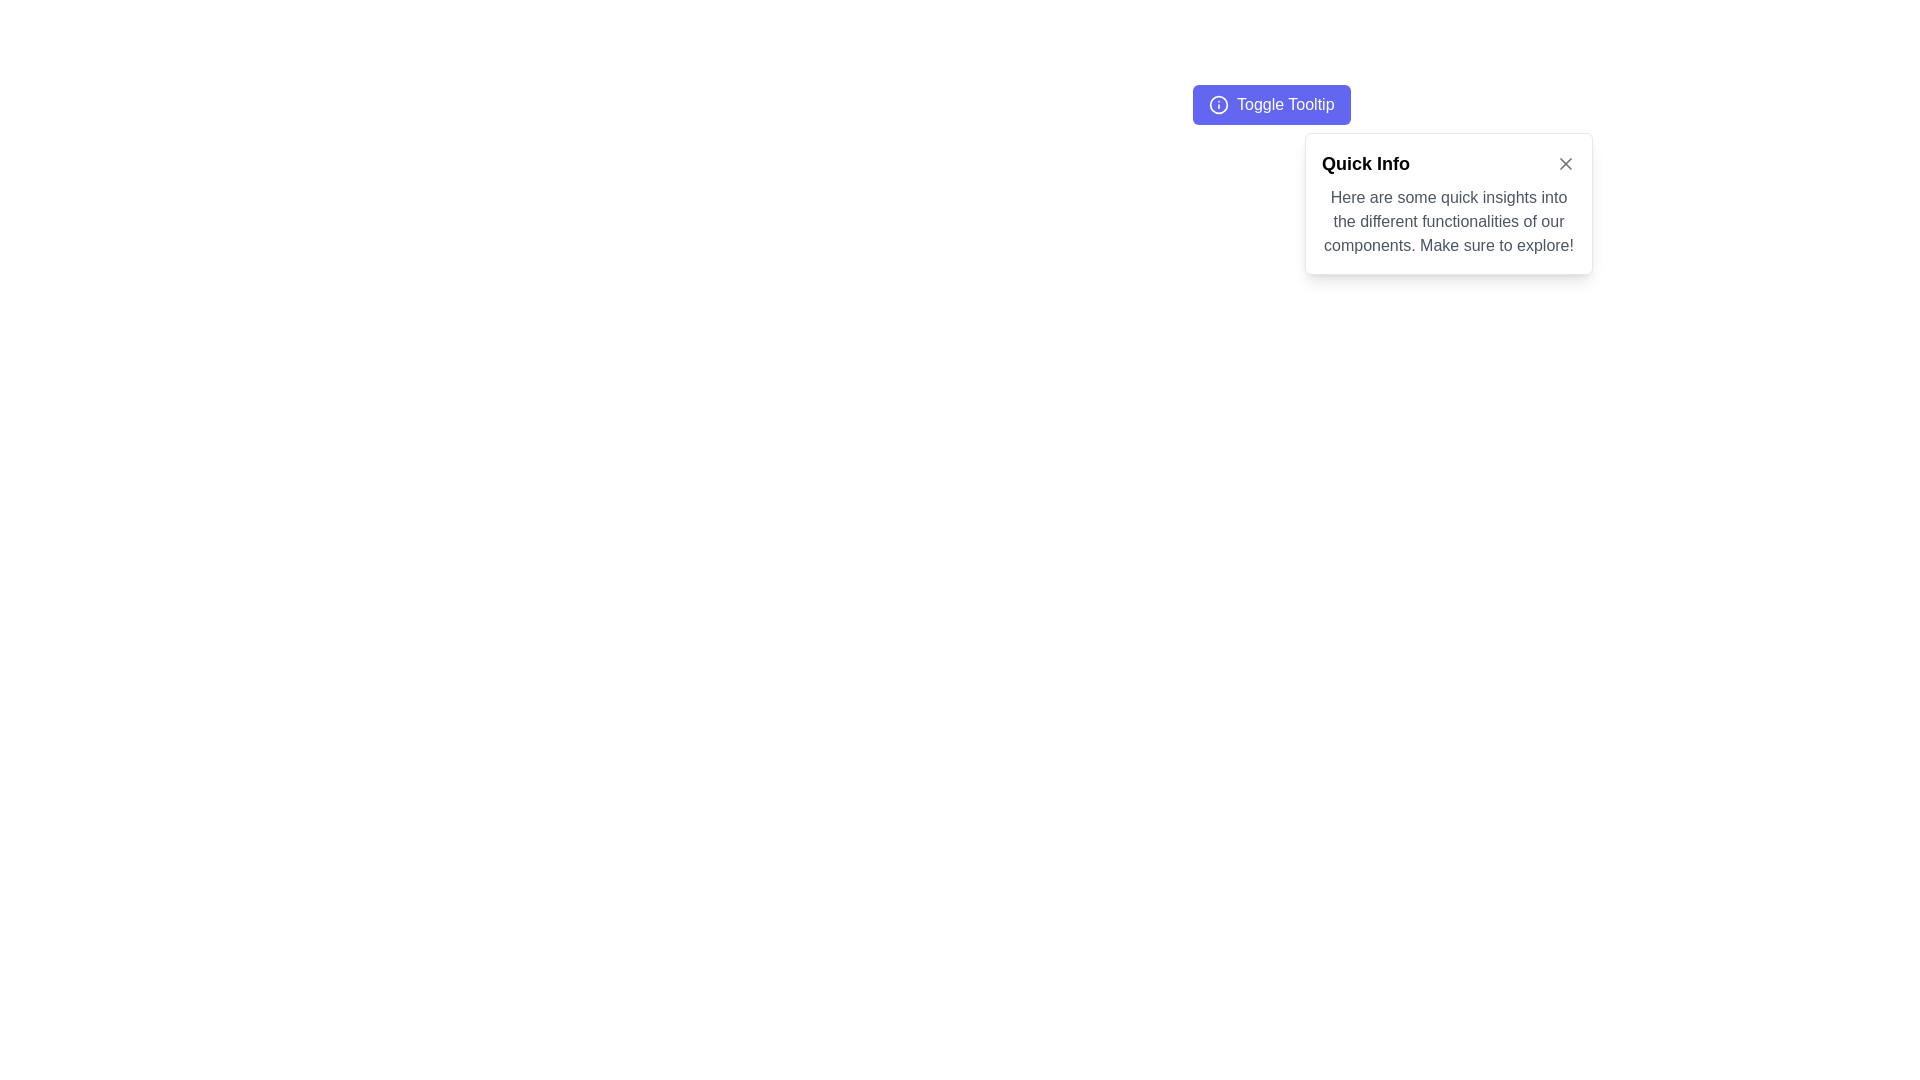 This screenshot has height=1080, width=1920. Describe the element at coordinates (1564, 163) in the screenshot. I see `the close button located at the top-right corner of the 'Quick Info' tooltip` at that location.